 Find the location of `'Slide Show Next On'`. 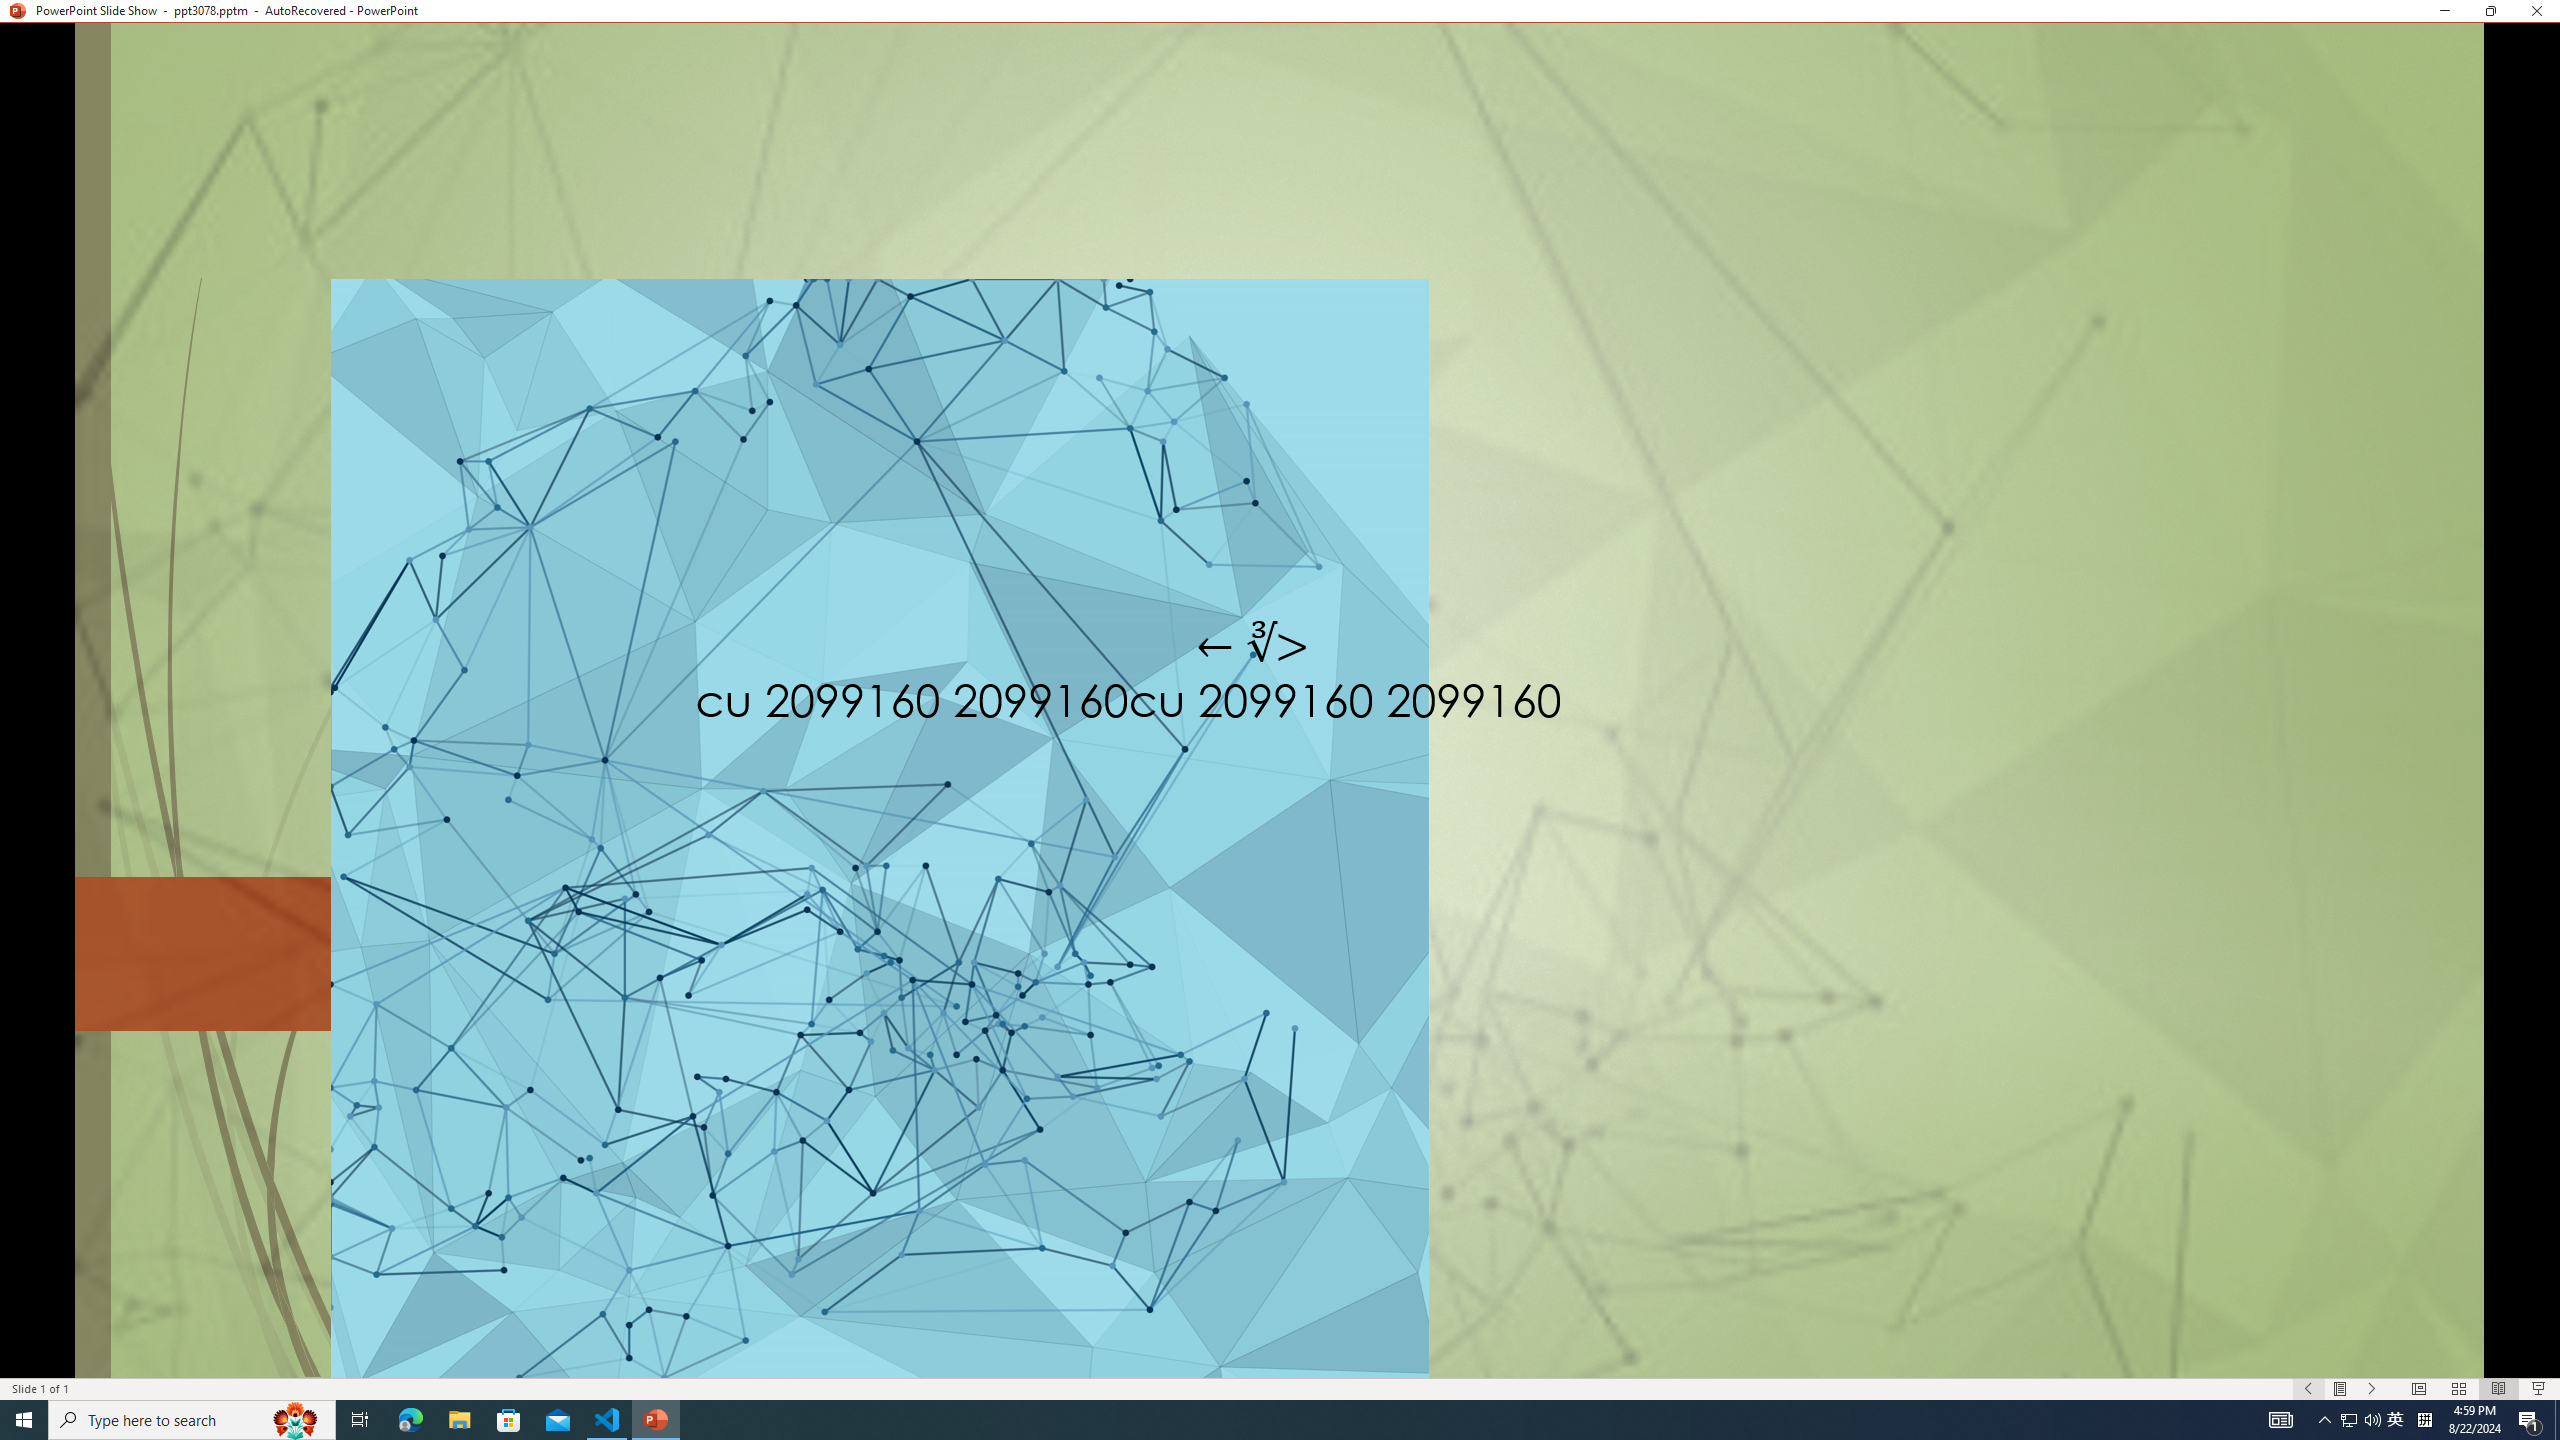

'Slide Show Next On' is located at coordinates (2372, 1389).